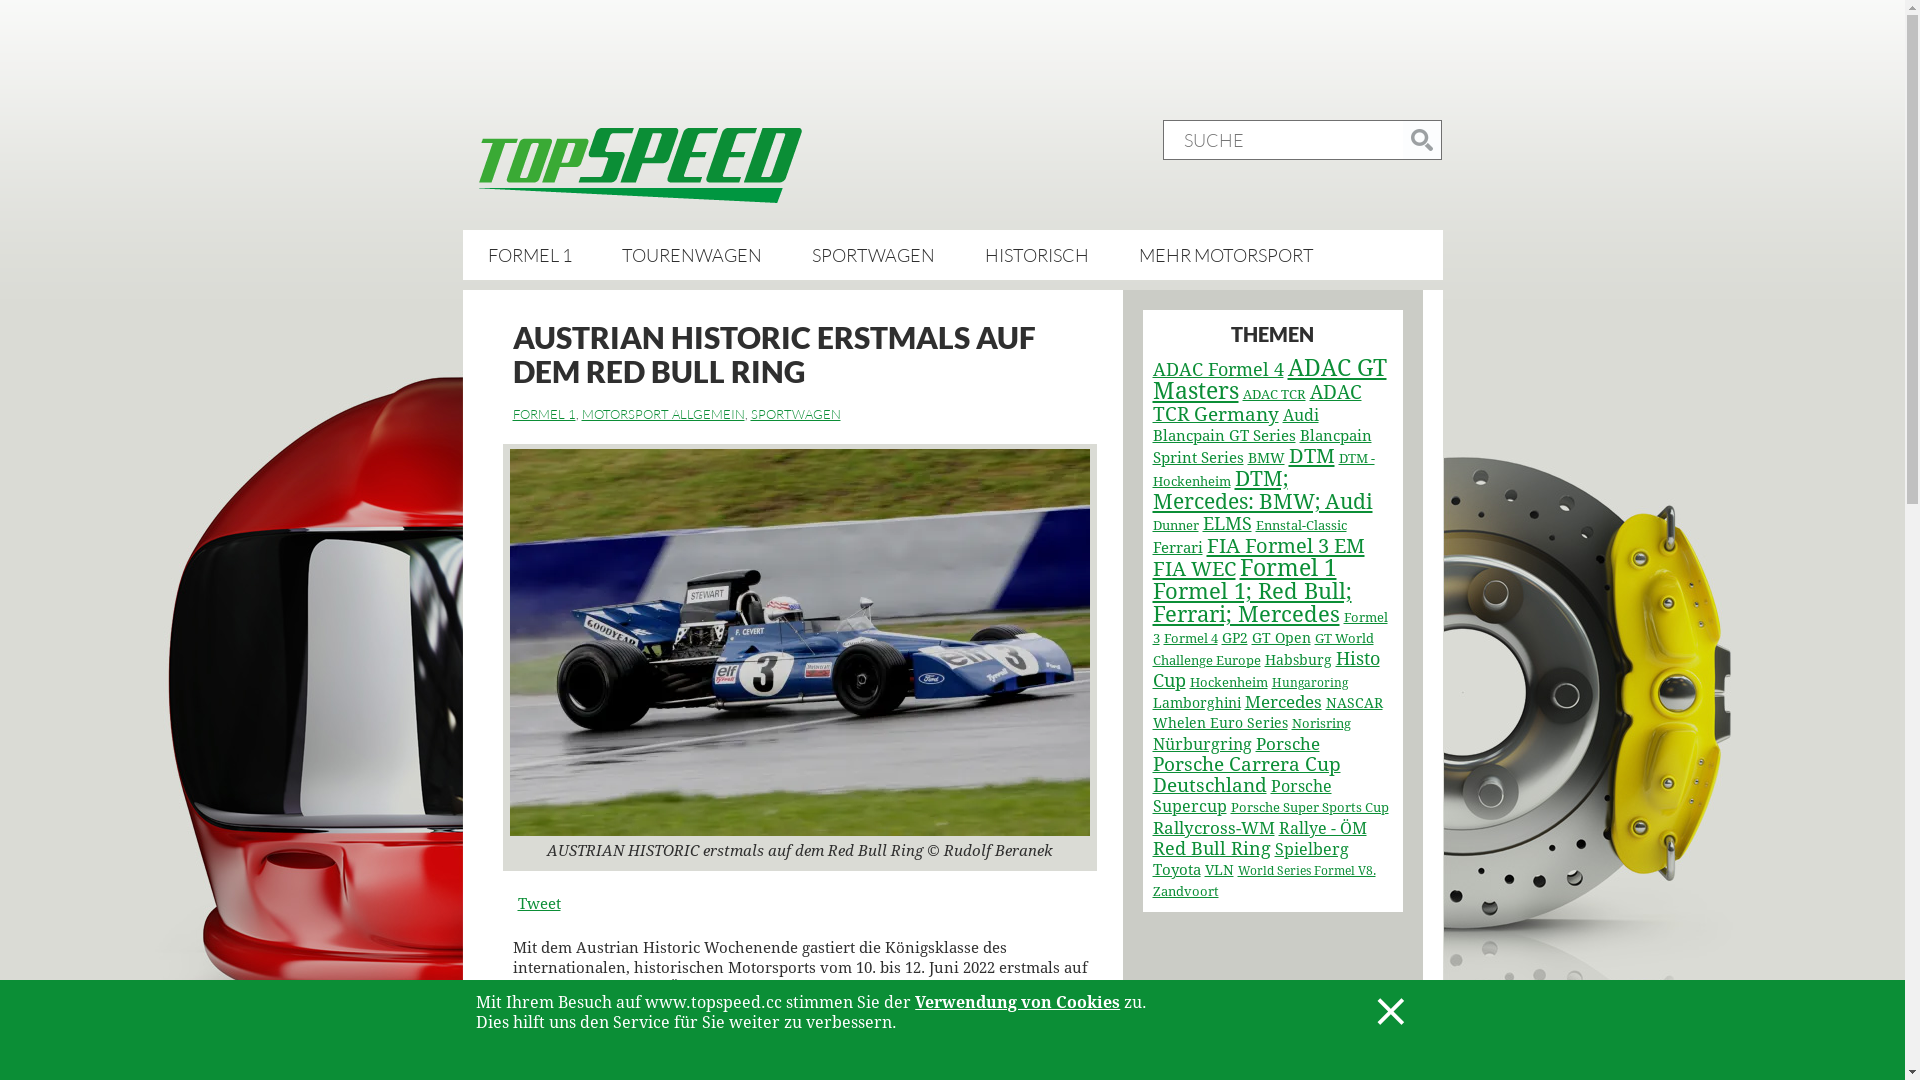 The width and height of the screenshot is (1920, 1080). Describe the element at coordinates (1310, 455) in the screenshot. I see `'DTM'` at that location.